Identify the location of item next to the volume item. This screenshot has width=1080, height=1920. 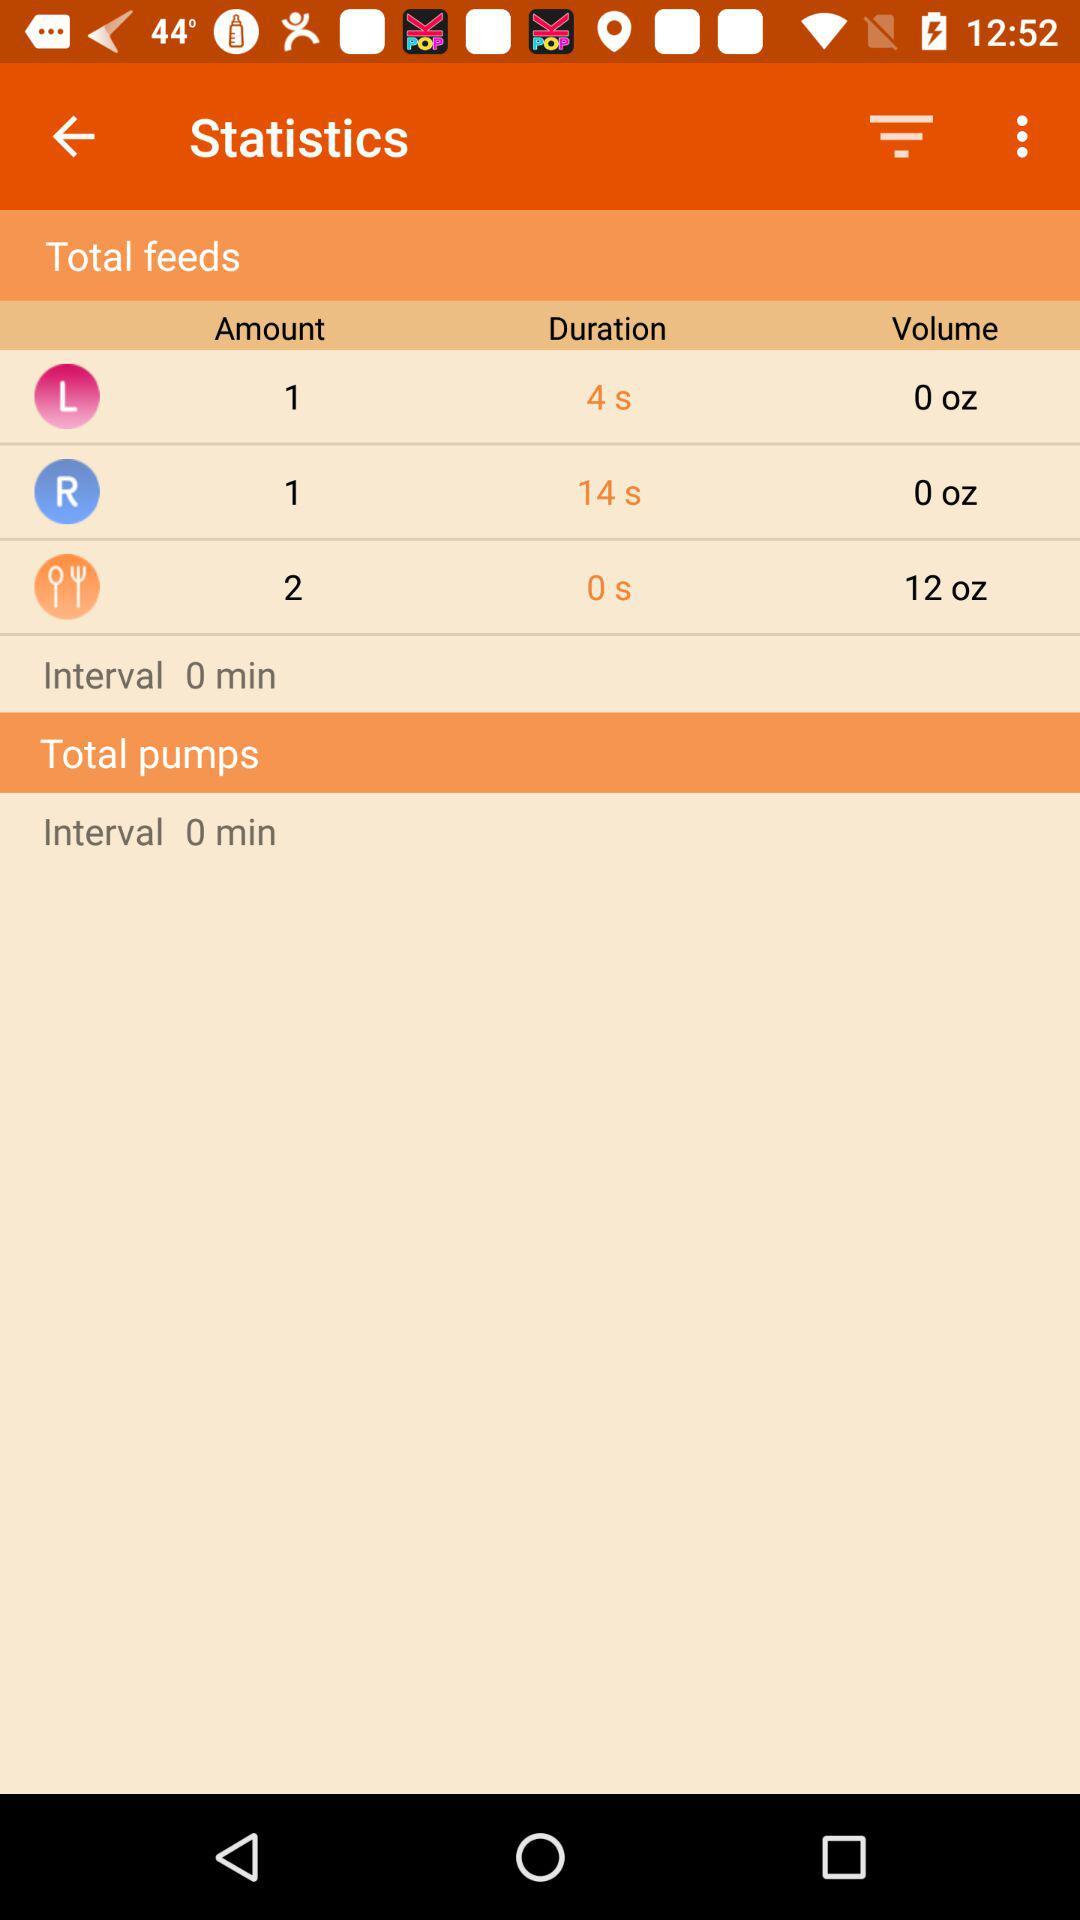
(608, 396).